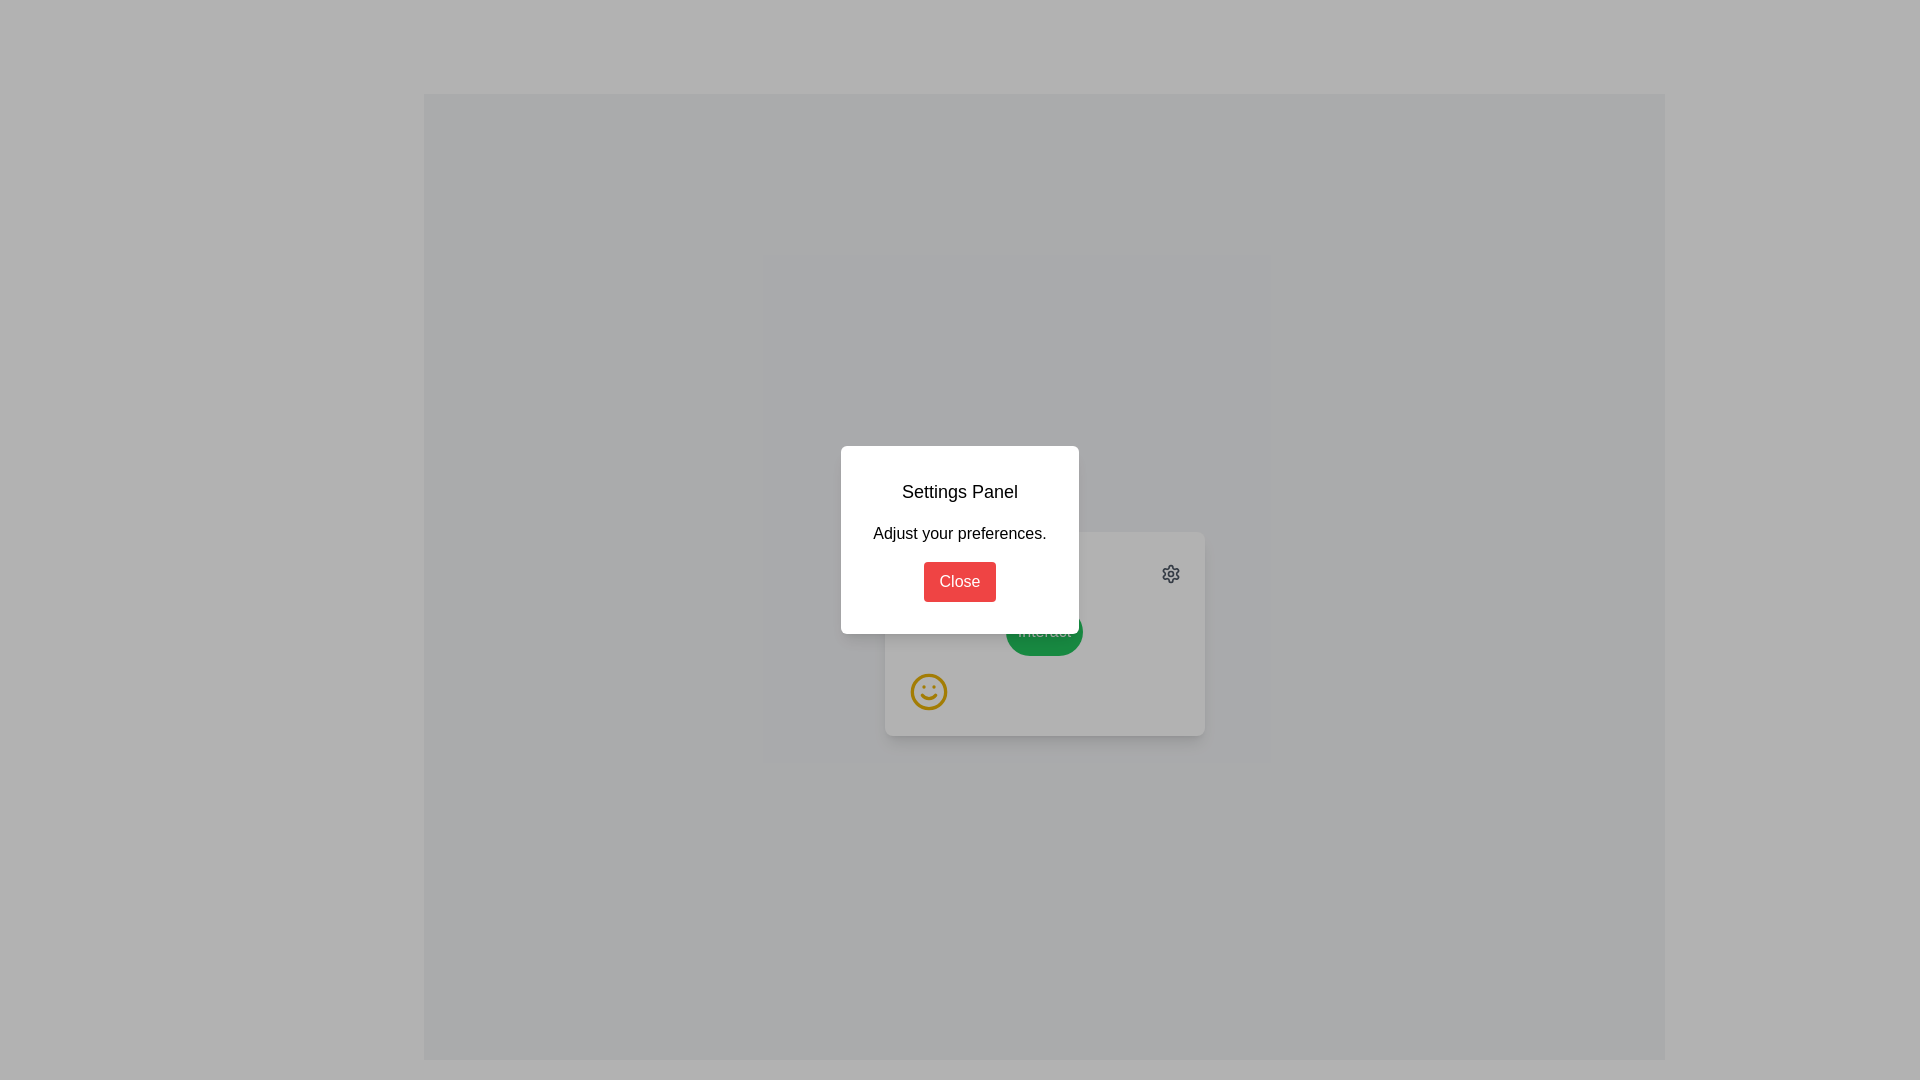 This screenshot has height=1080, width=1920. Describe the element at coordinates (927, 690) in the screenshot. I see `the decorative SVG component located within the circular icon at the bottom left of the 'Settings Panel' modal dialog` at that location.